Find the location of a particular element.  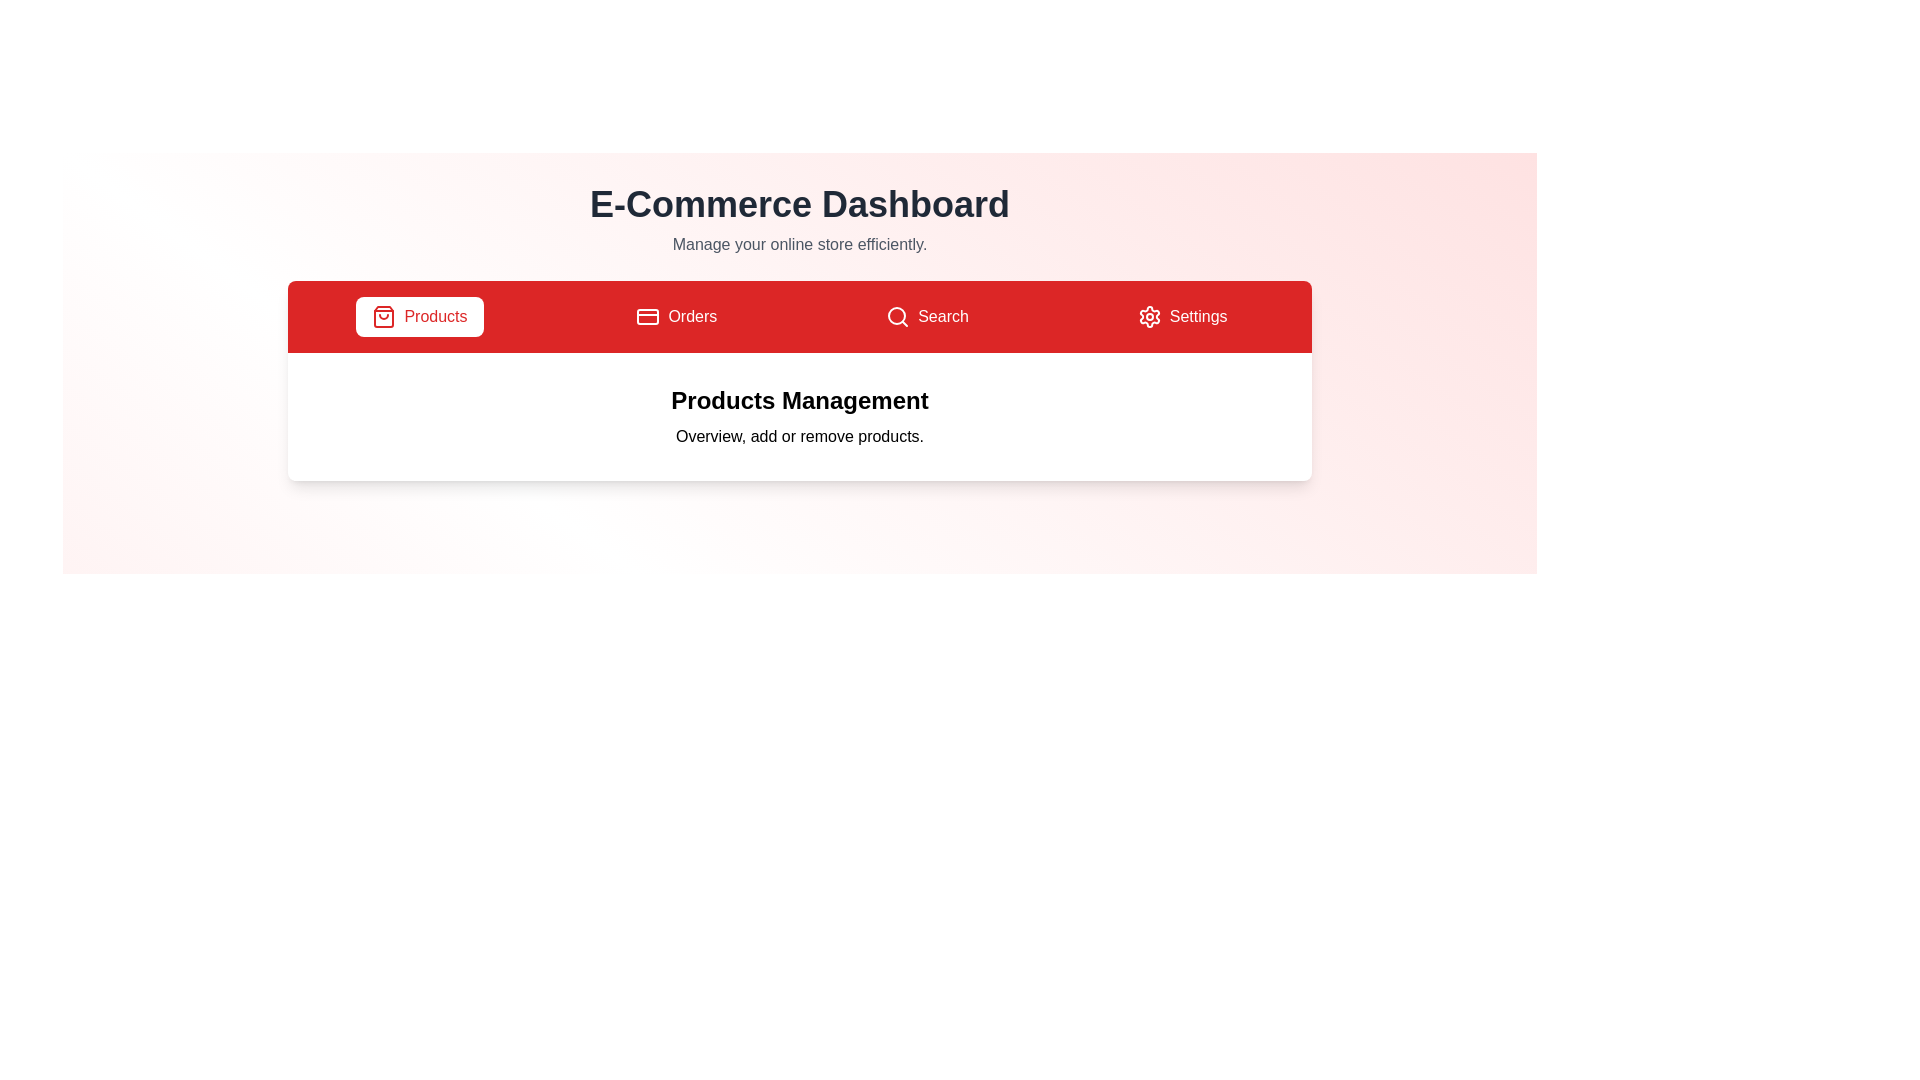

the 'Orders' button, which features a minimalistic credit card icon with a rounded rectangular shape, located in the top navigation bar between 'Products' and 'Search' is located at coordinates (648, 315).